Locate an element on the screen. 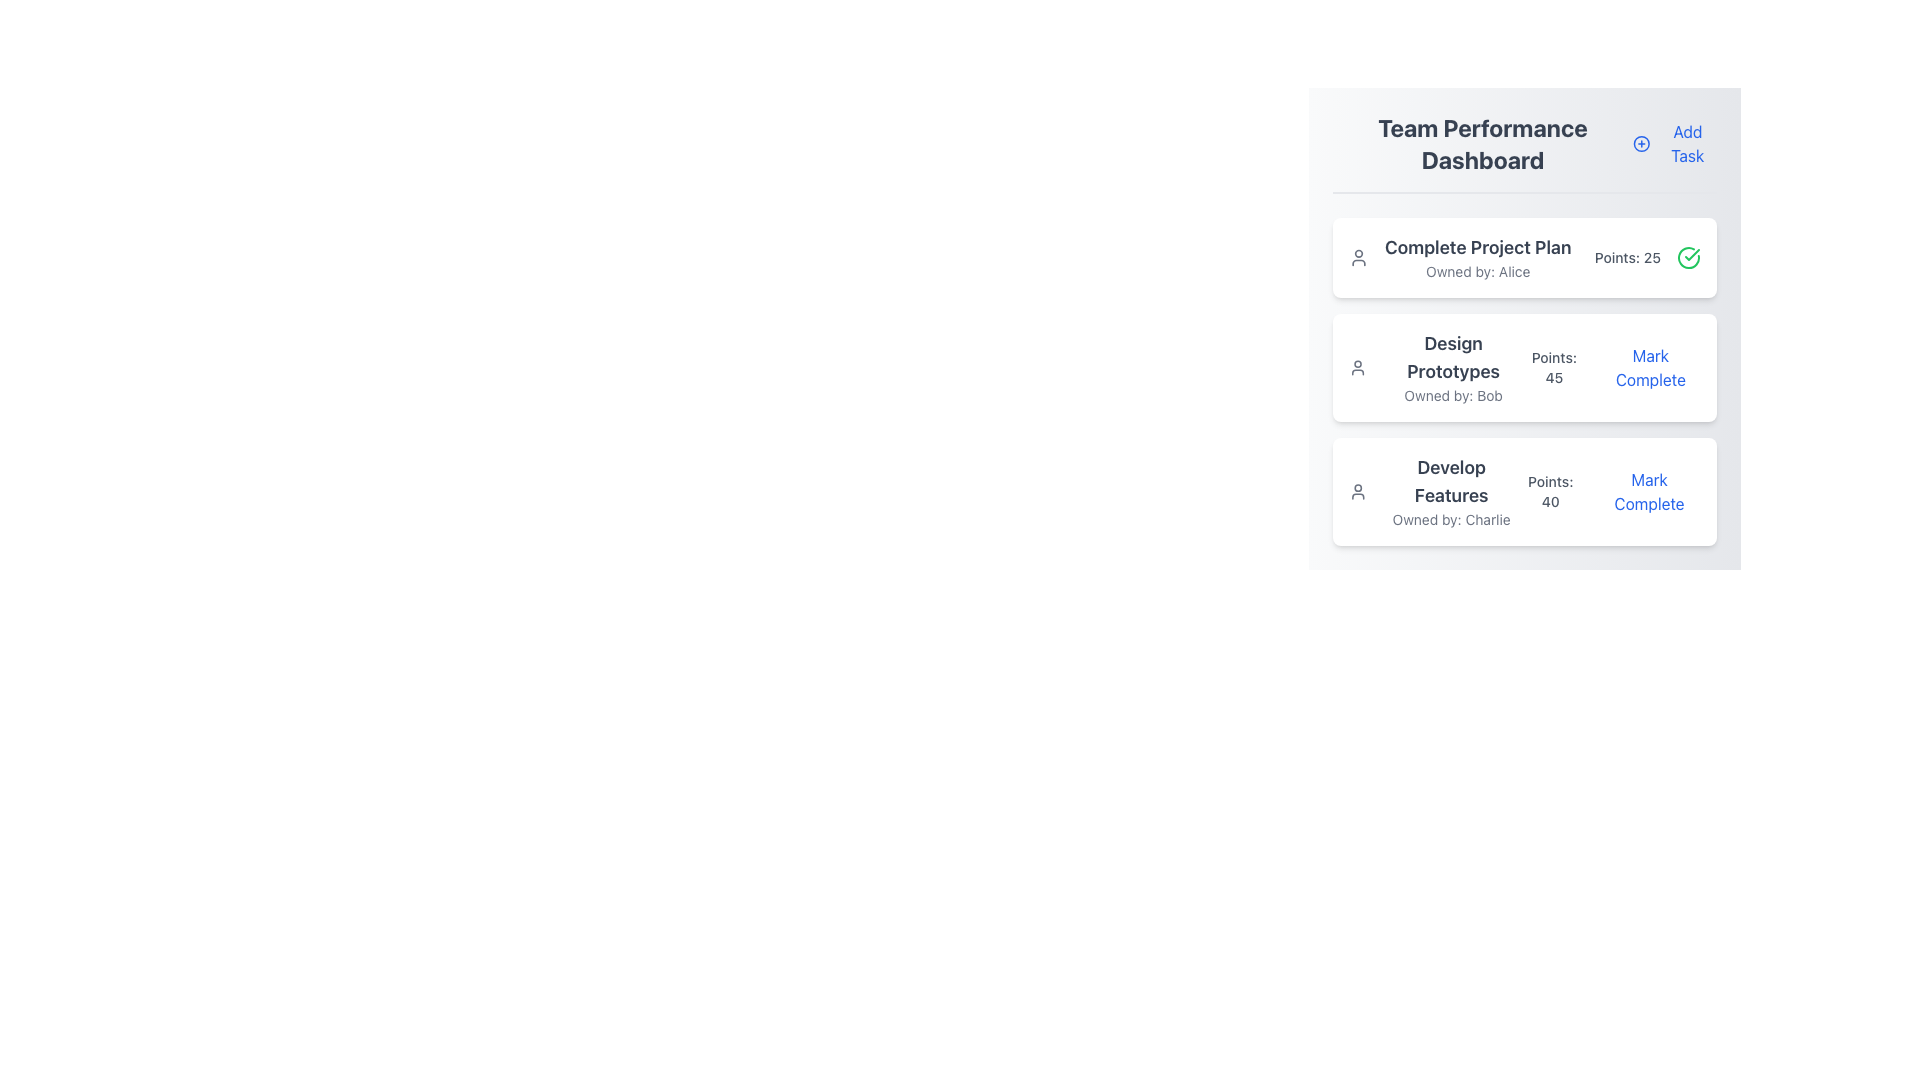  the text label indicating the owner of the associated project or task, located below the title 'Design Prototypes' and above the score 'Points: 45' is located at coordinates (1453, 396).